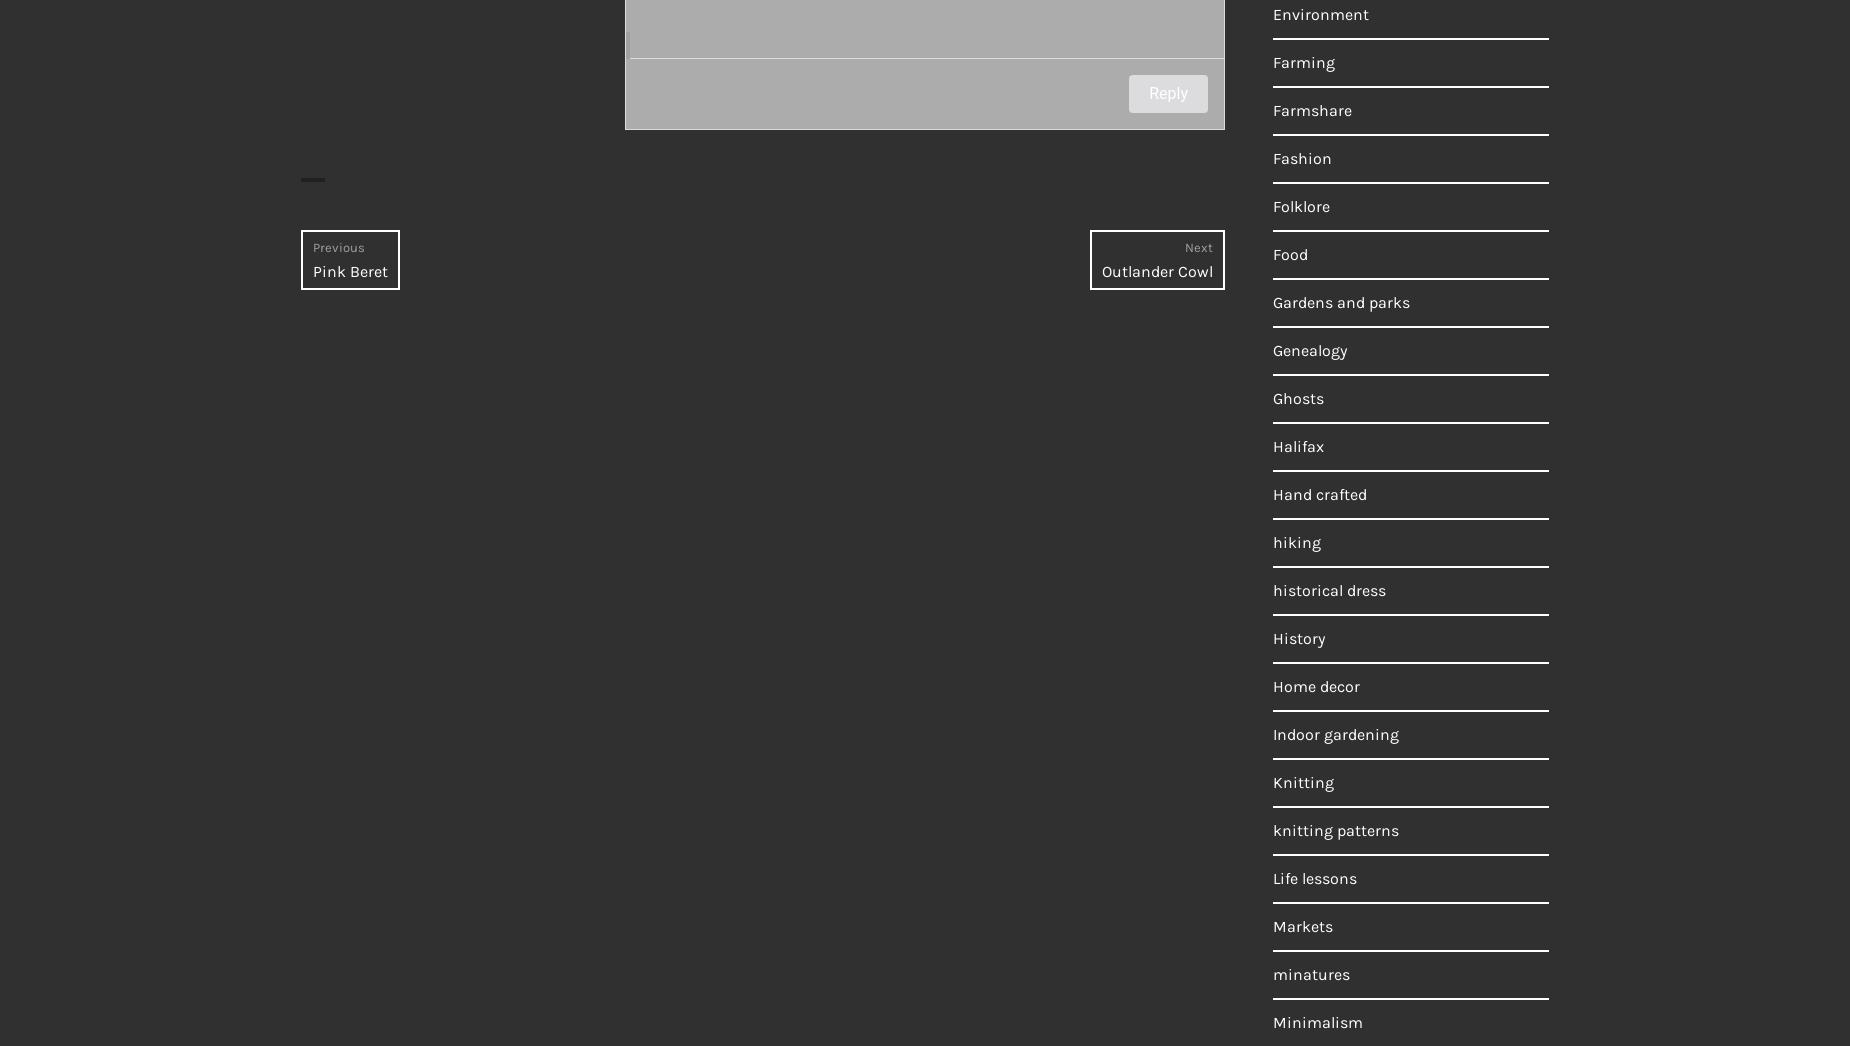 The width and height of the screenshot is (1850, 1046). What do you see at coordinates (1318, 494) in the screenshot?
I see `'Hand crafted'` at bounding box center [1318, 494].